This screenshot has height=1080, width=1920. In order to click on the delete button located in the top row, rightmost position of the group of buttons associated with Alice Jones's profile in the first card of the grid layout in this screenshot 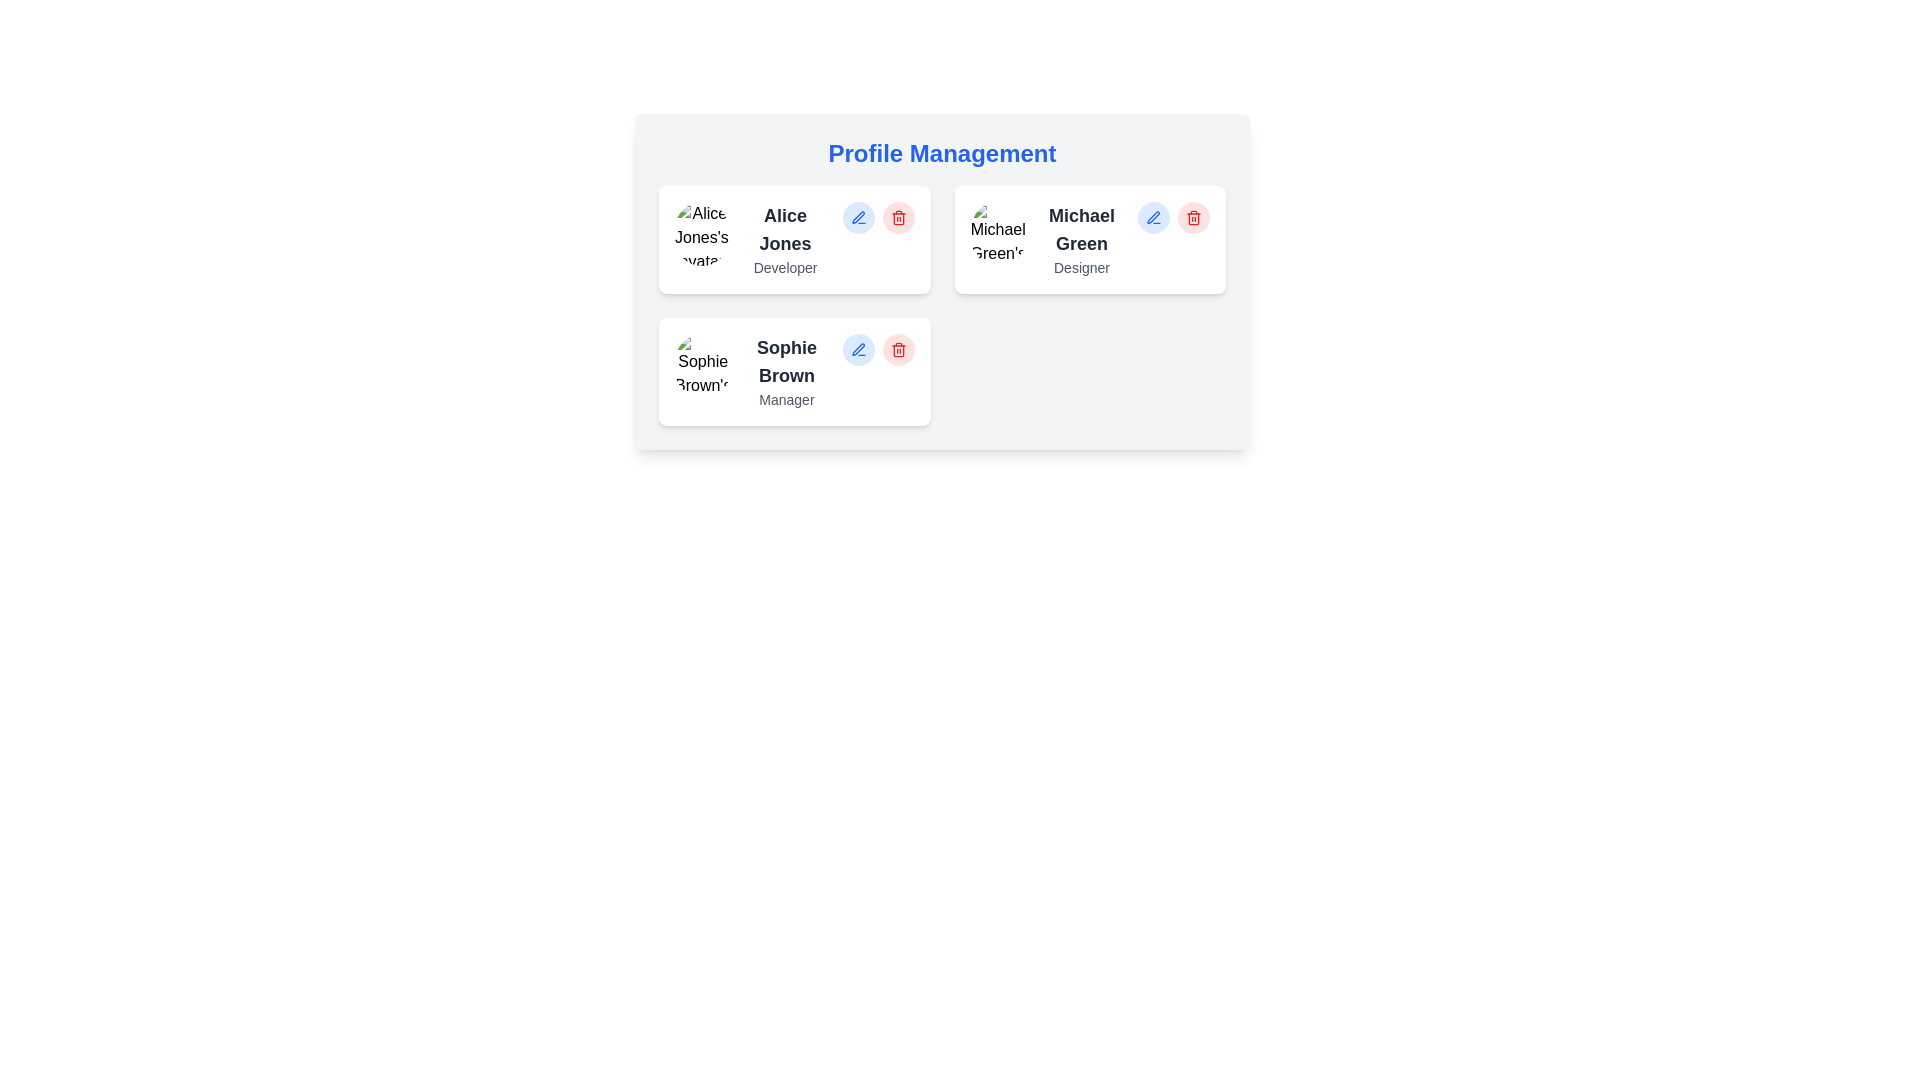, I will do `click(897, 218)`.